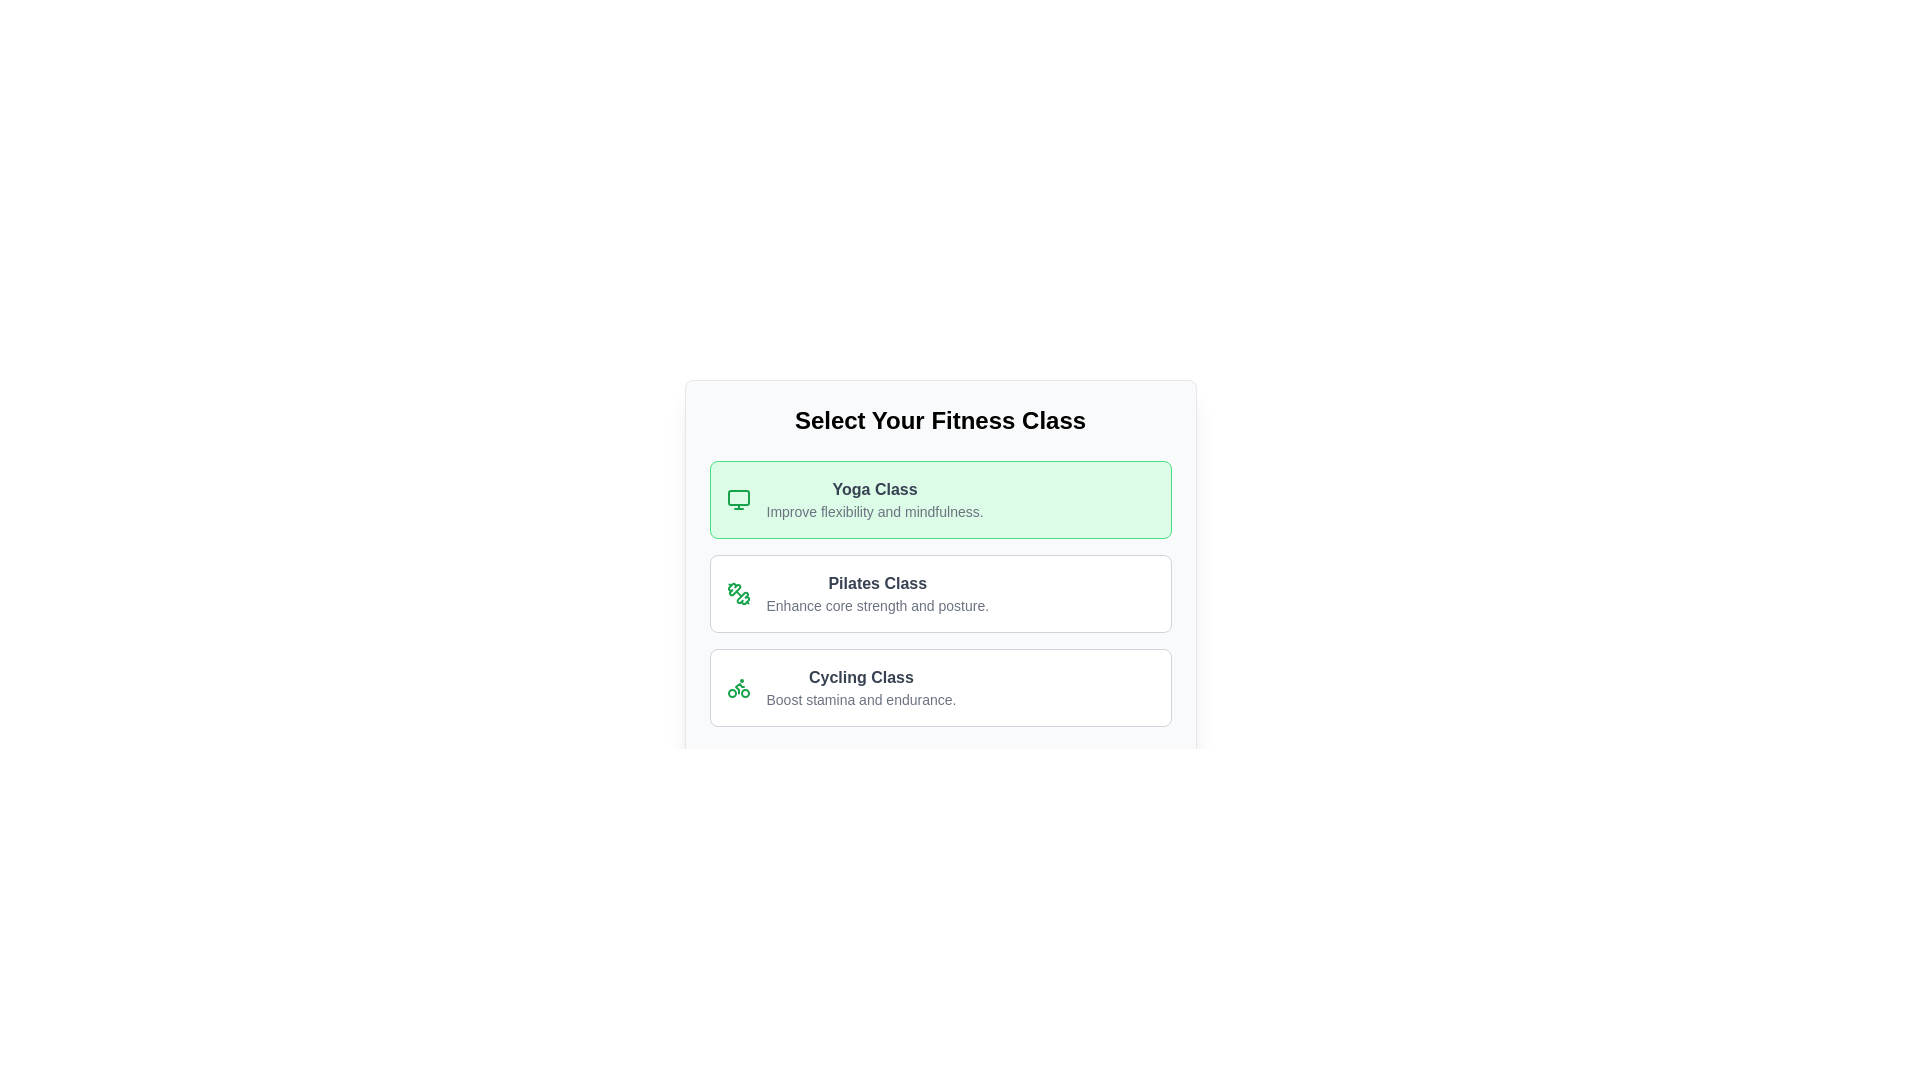 The width and height of the screenshot is (1920, 1080). What do you see at coordinates (939, 593) in the screenshot?
I see `the interactive card representing the Pilates class, which is the second card in a list of three fitness class cards` at bounding box center [939, 593].